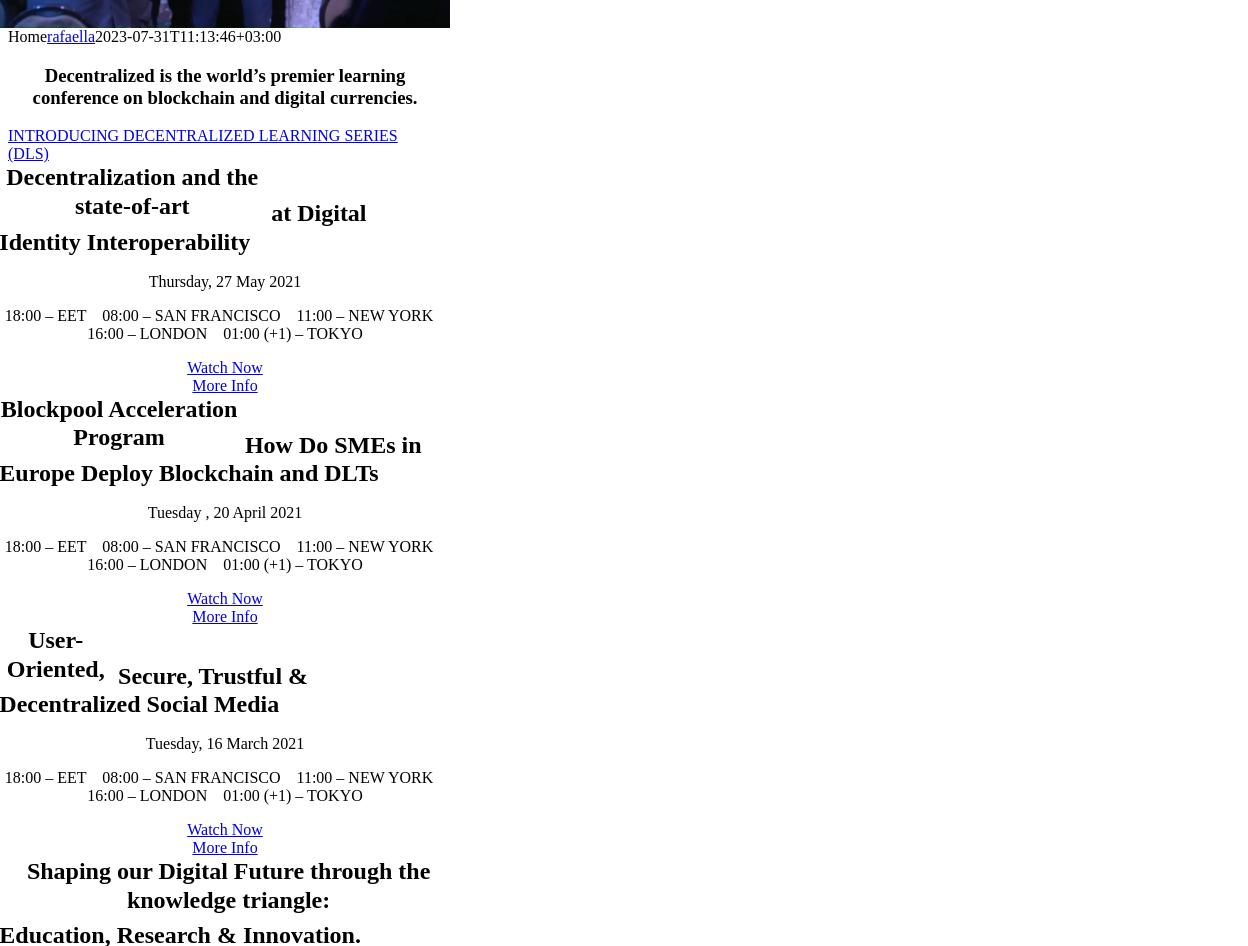 Image resolution: width=1248 pixels, height=946 pixels. What do you see at coordinates (27, 35) in the screenshot?
I see `'Home'` at bounding box center [27, 35].